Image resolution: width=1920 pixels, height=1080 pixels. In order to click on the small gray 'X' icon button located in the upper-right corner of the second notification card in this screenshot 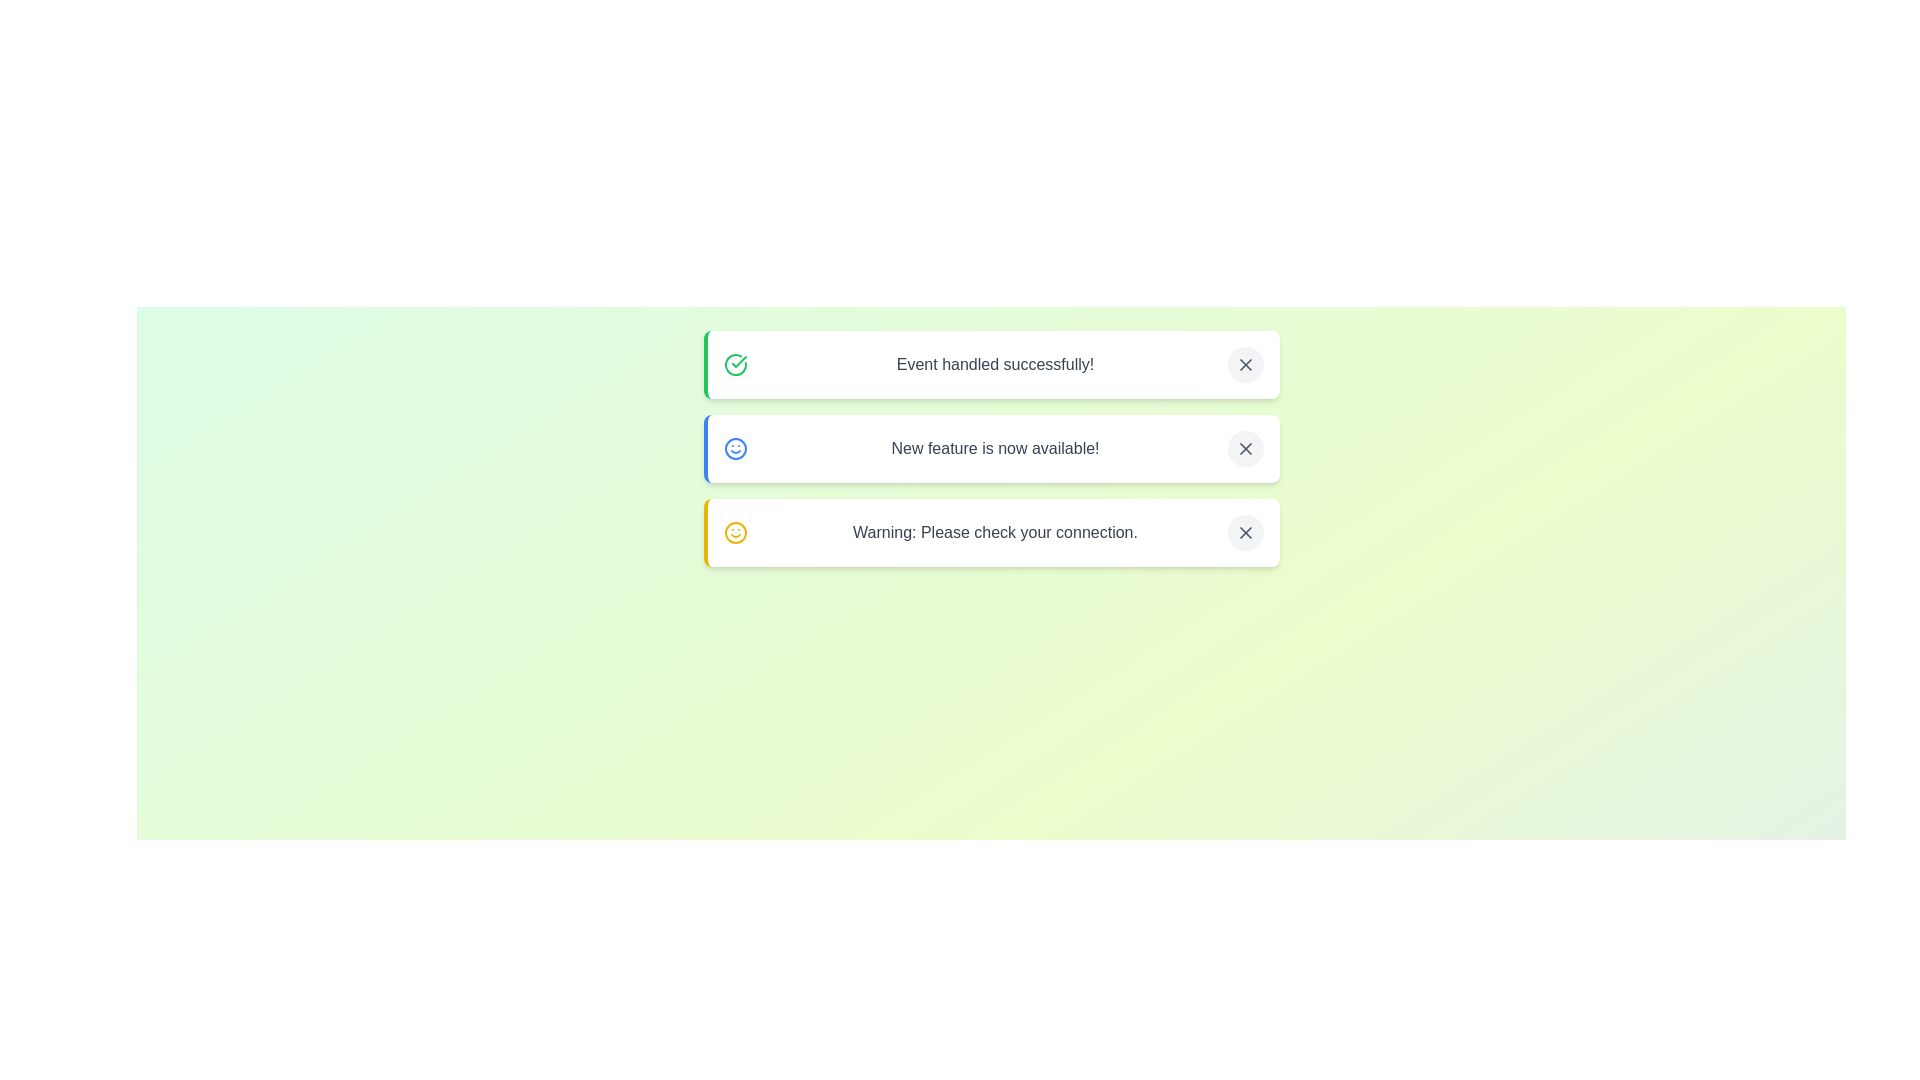, I will do `click(1244, 531)`.